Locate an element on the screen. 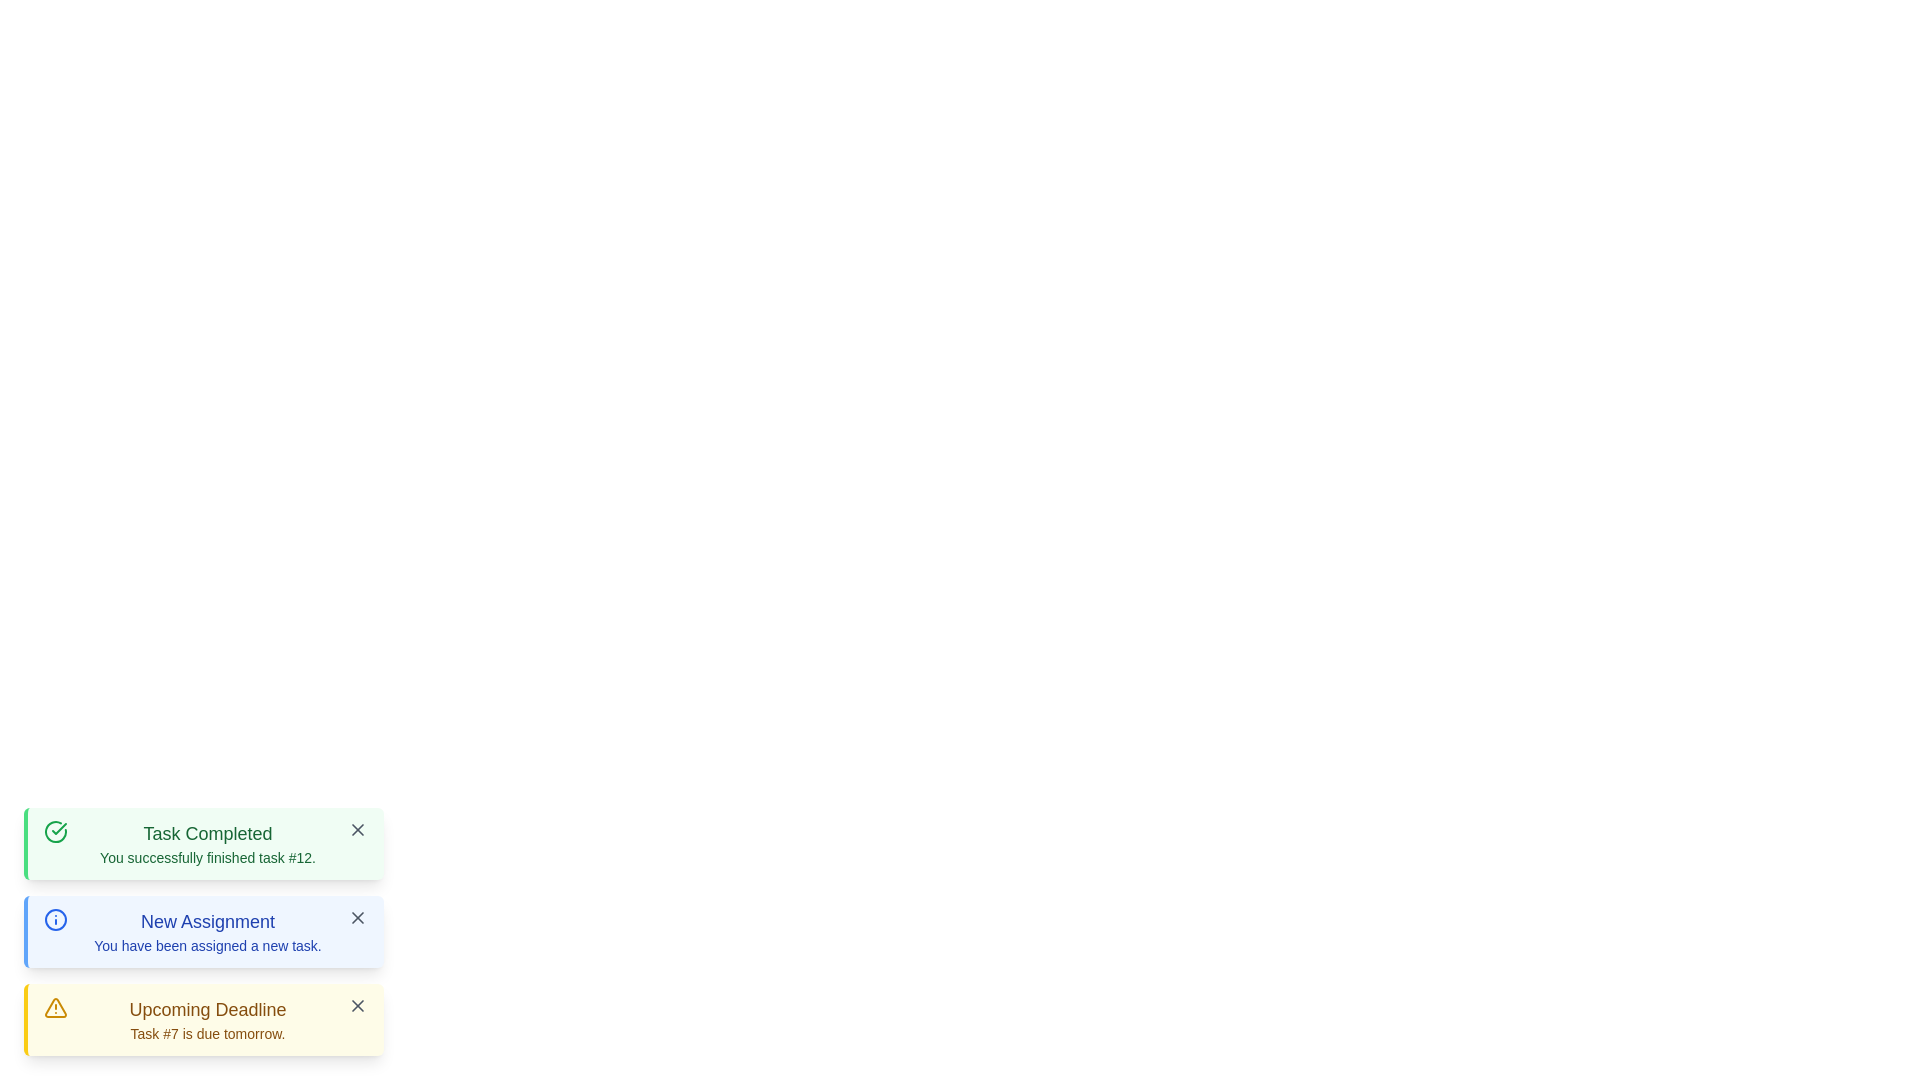 This screenshot has height=1080, width=1920. the dismiss/closure icon (small 'X' in gray) located at the top-right corner of the blue notification box labeled 'New Assignment' is located at coordinates (358, 918).